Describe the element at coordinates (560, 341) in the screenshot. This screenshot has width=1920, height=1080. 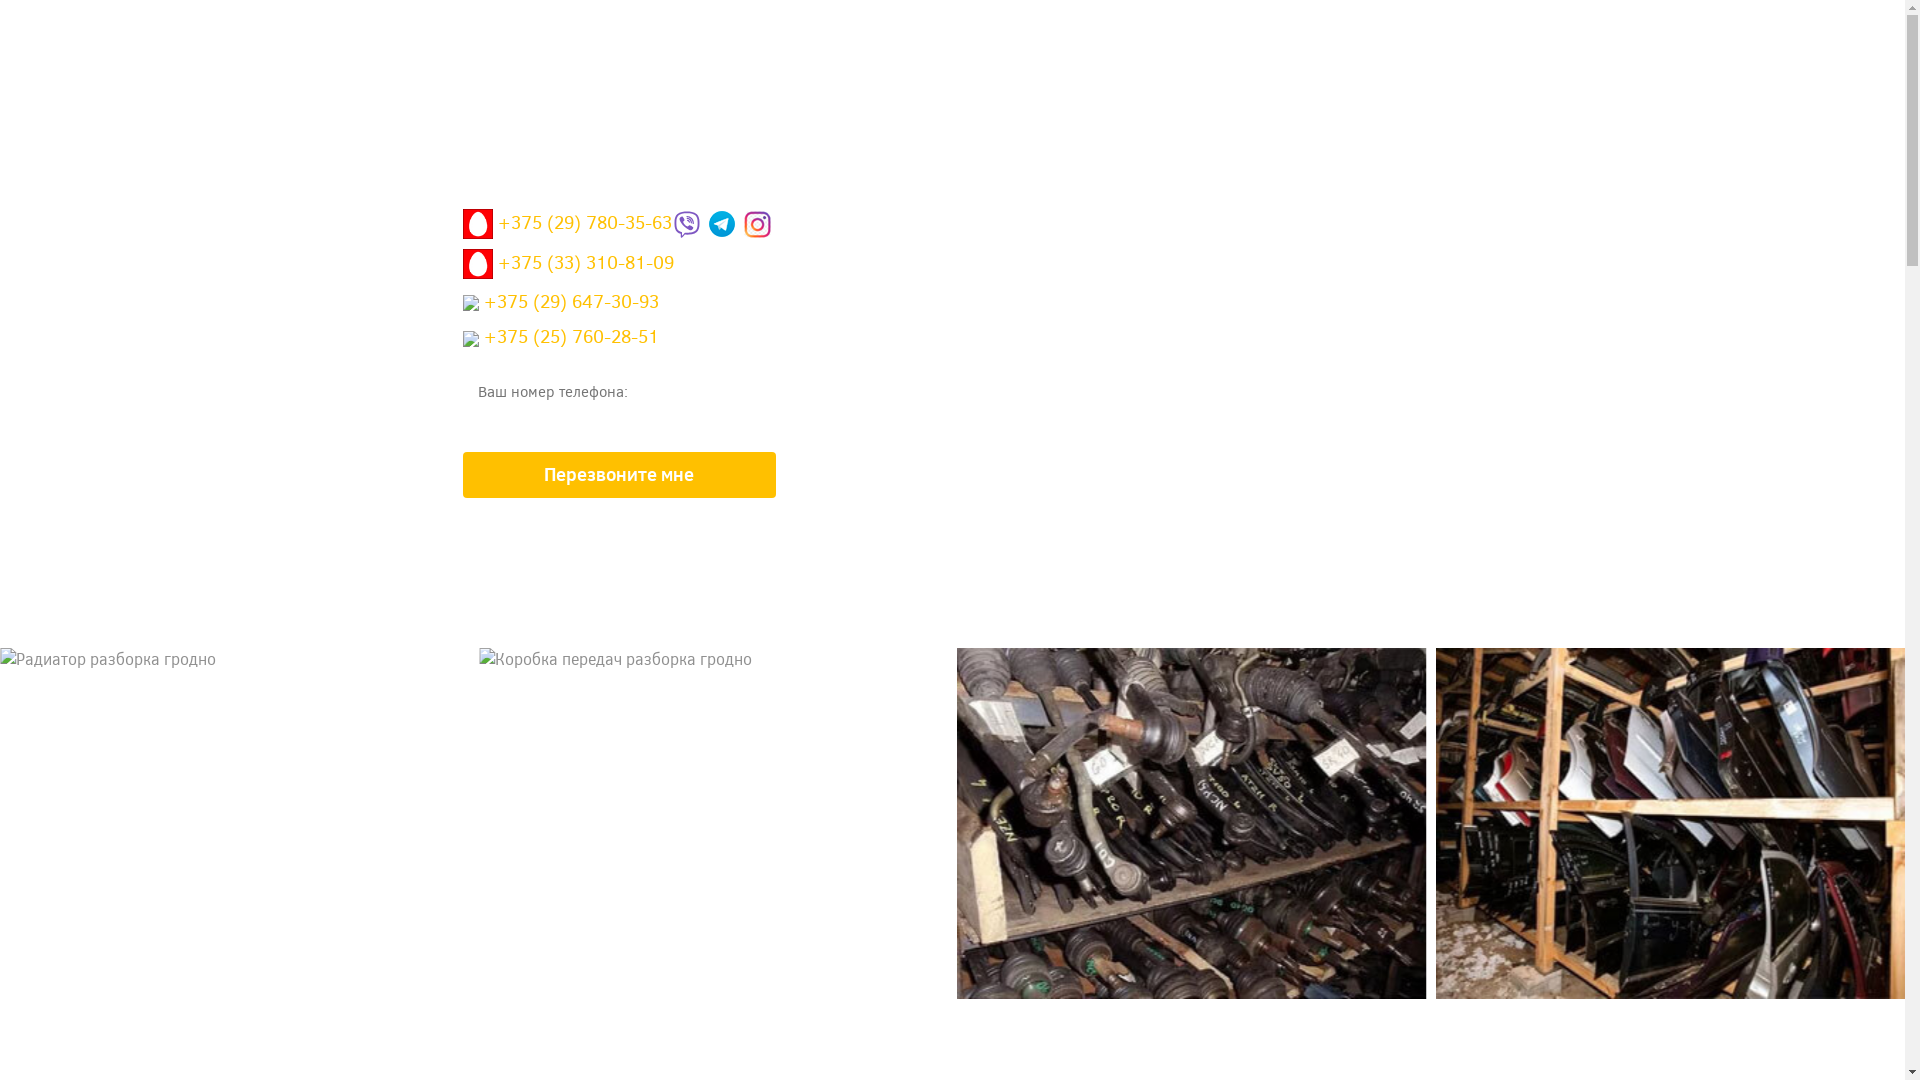
I see `'+375 (25) 760-28-51'` at that location.